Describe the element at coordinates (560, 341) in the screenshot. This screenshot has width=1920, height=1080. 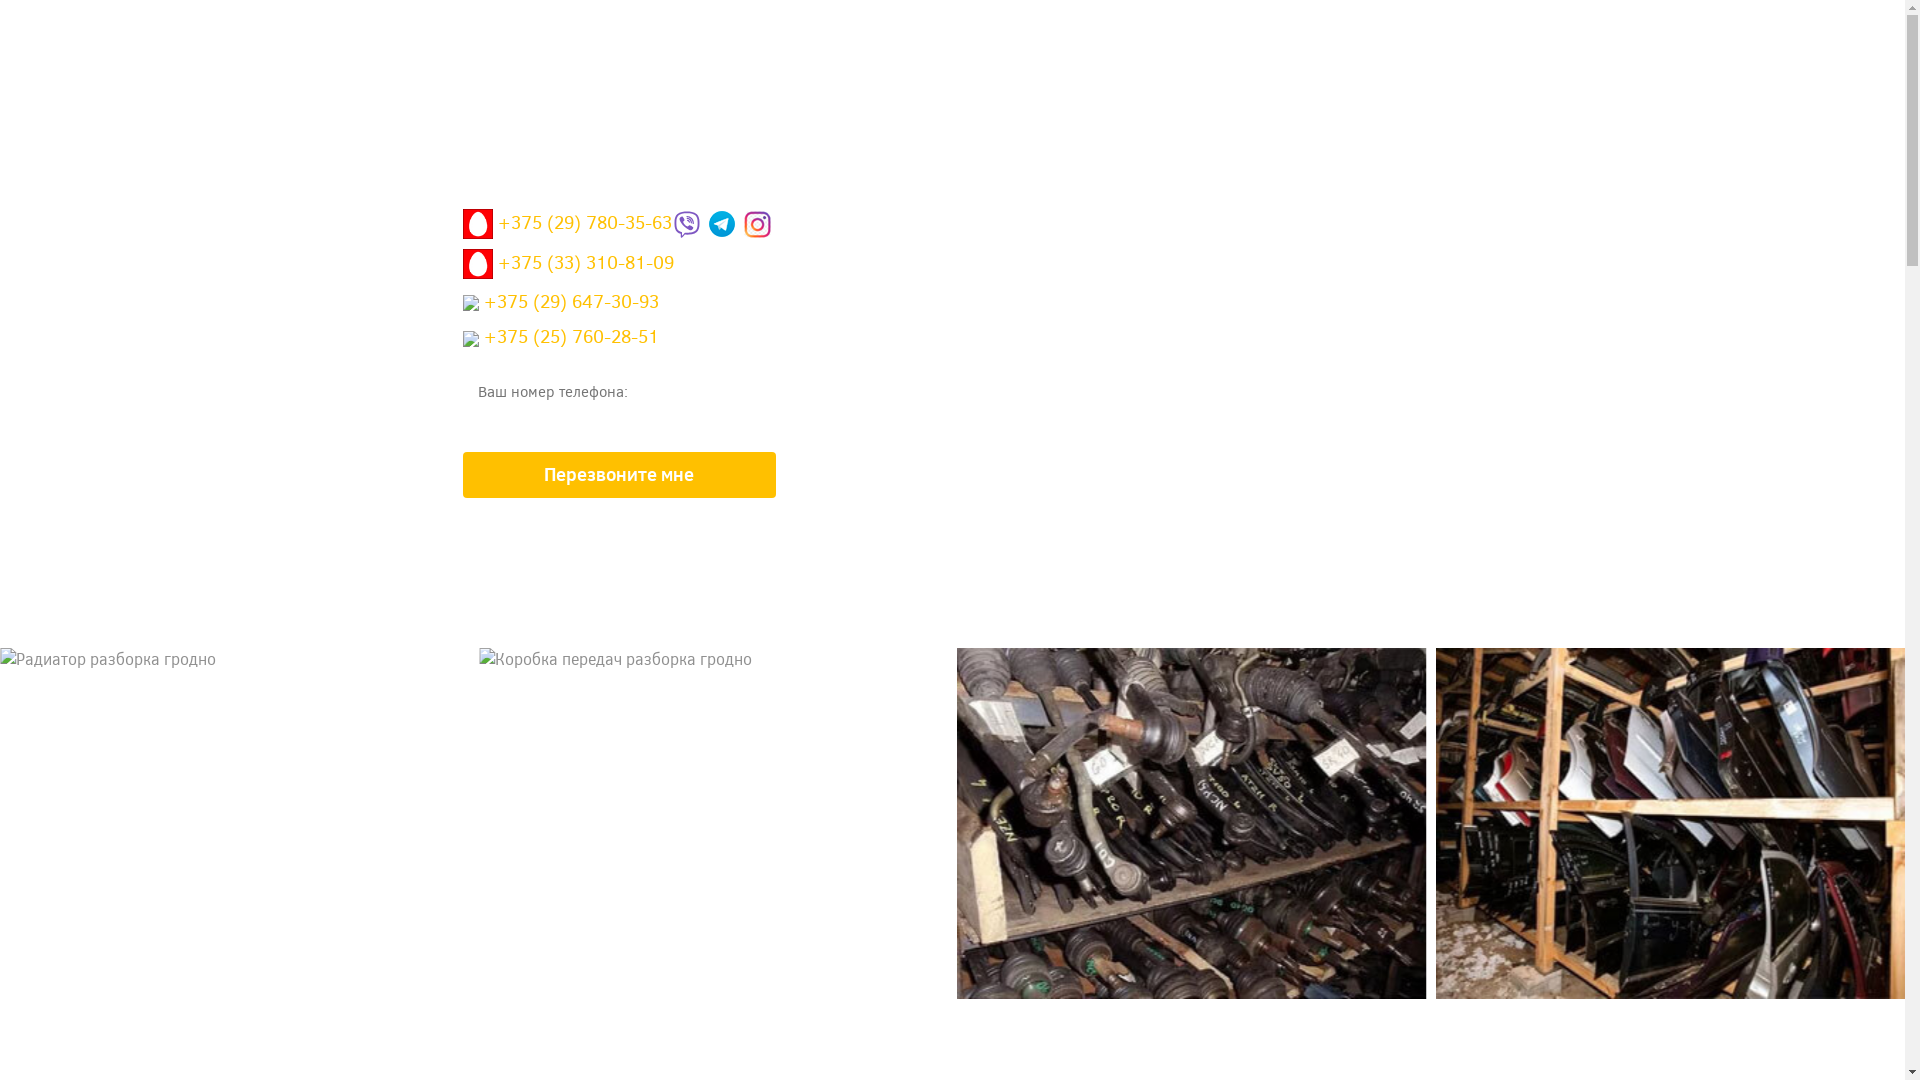
I see `'+375 (25) 760-28-51'` at that location.